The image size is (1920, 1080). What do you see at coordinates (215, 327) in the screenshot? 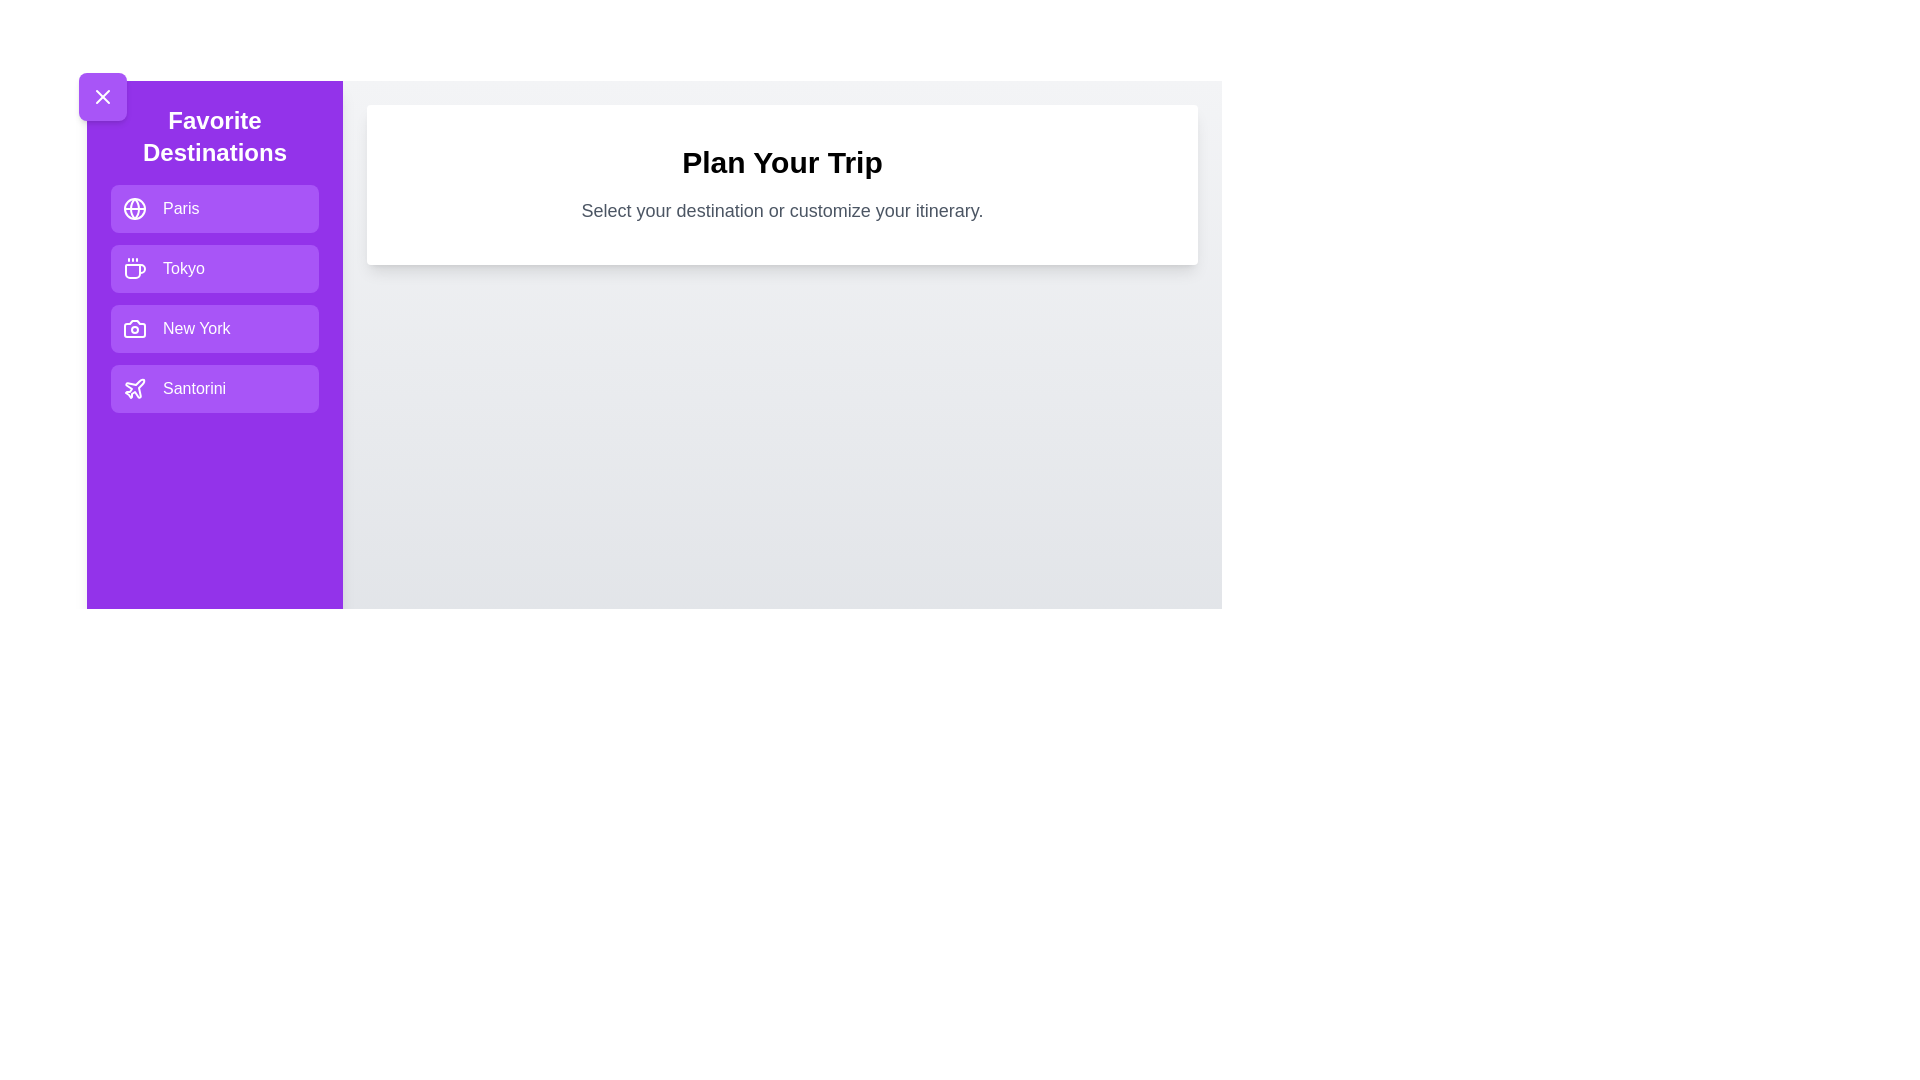
I see `the destination New York in the sidebar` at bounding box center [215, 327].